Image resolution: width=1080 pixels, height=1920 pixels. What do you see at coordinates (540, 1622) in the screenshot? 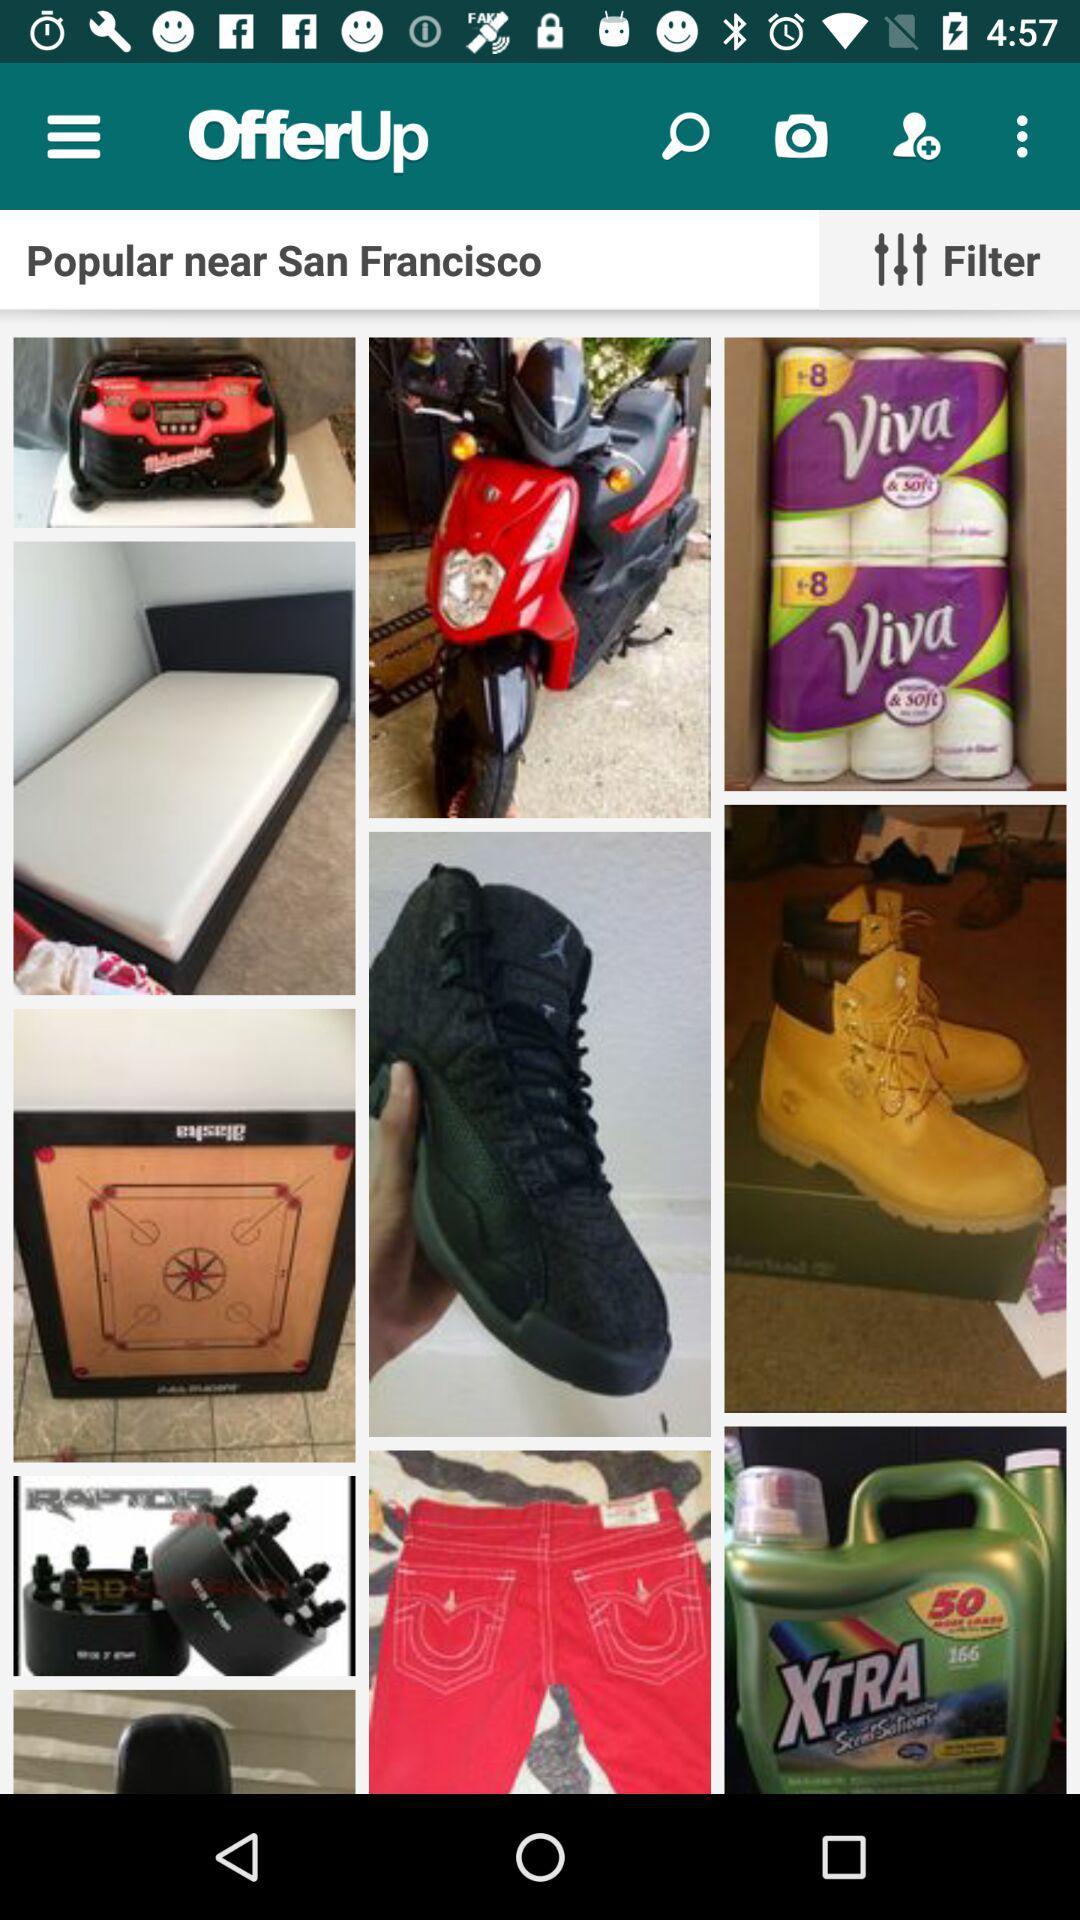
I see `the image which consists of red jeans` at bounding box center [540, 1622].